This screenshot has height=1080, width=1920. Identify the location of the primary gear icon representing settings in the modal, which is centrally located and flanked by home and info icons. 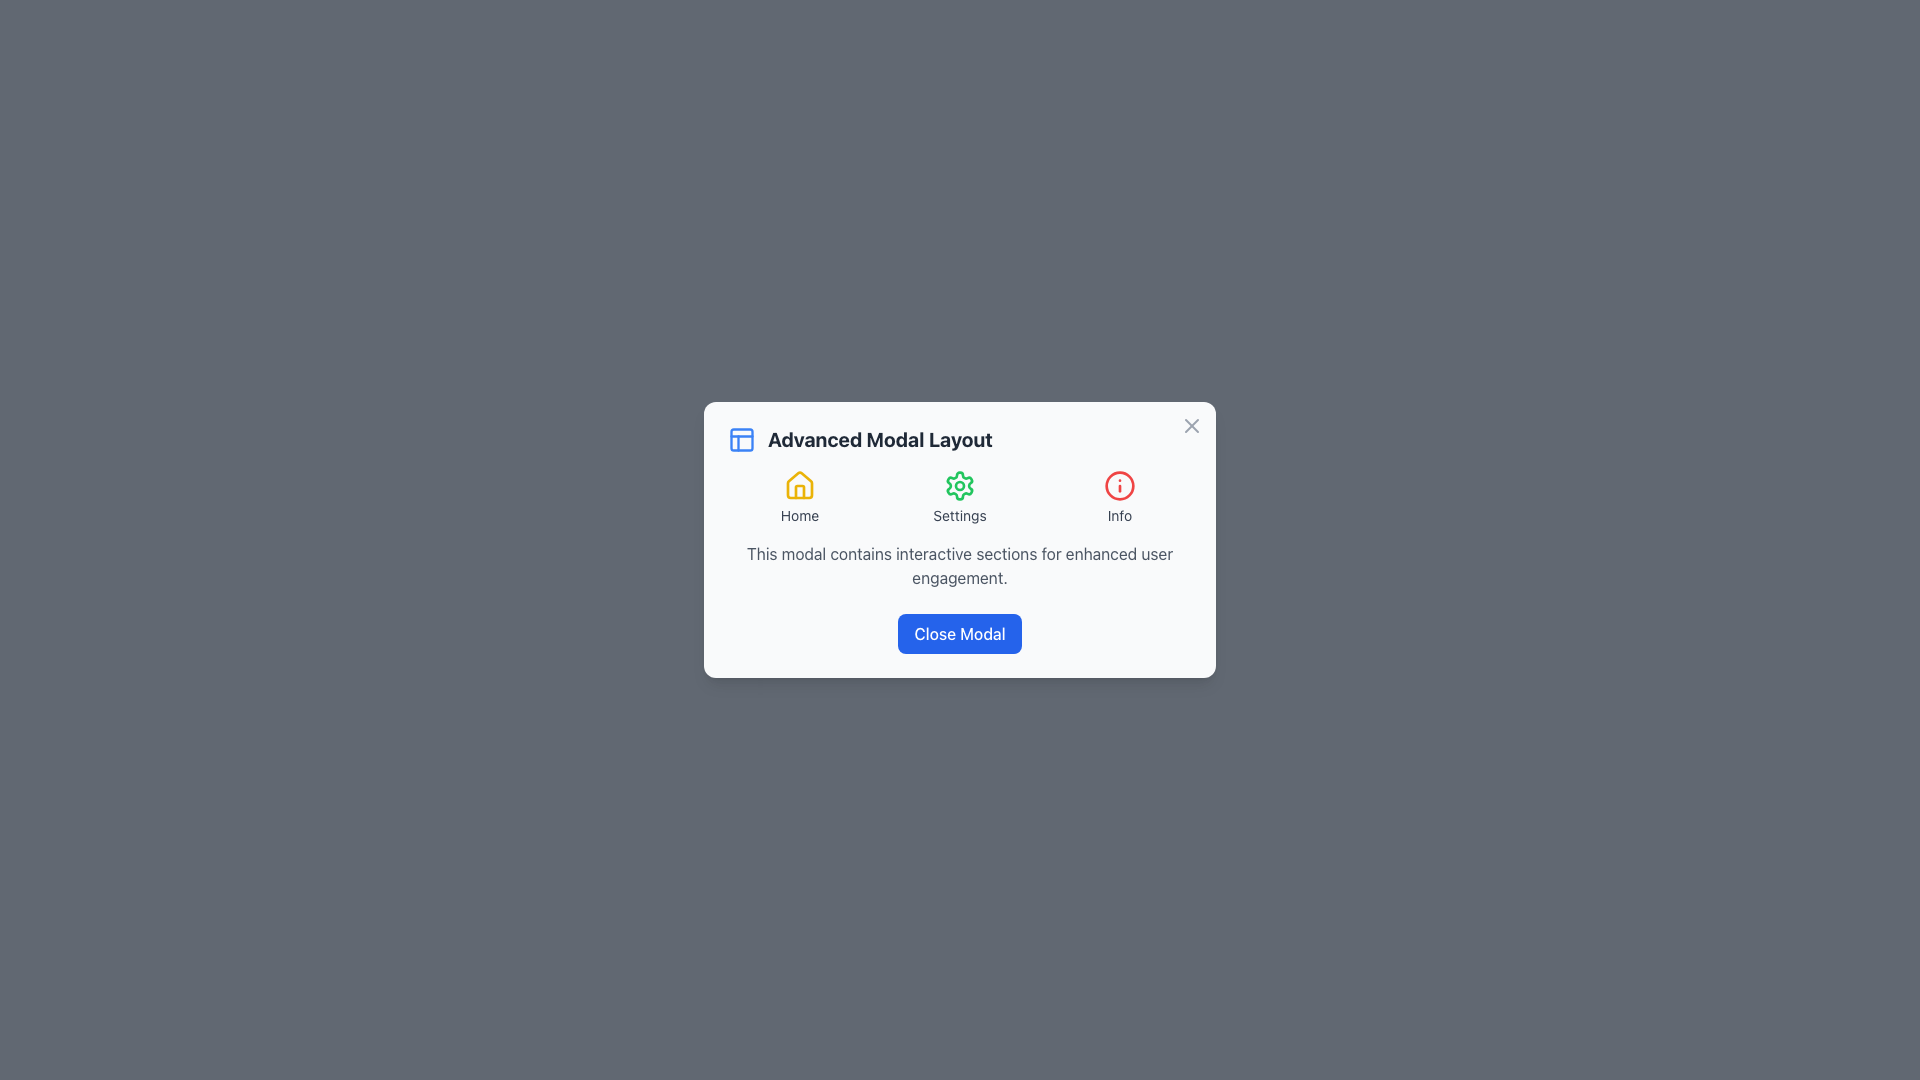
(960, 486).